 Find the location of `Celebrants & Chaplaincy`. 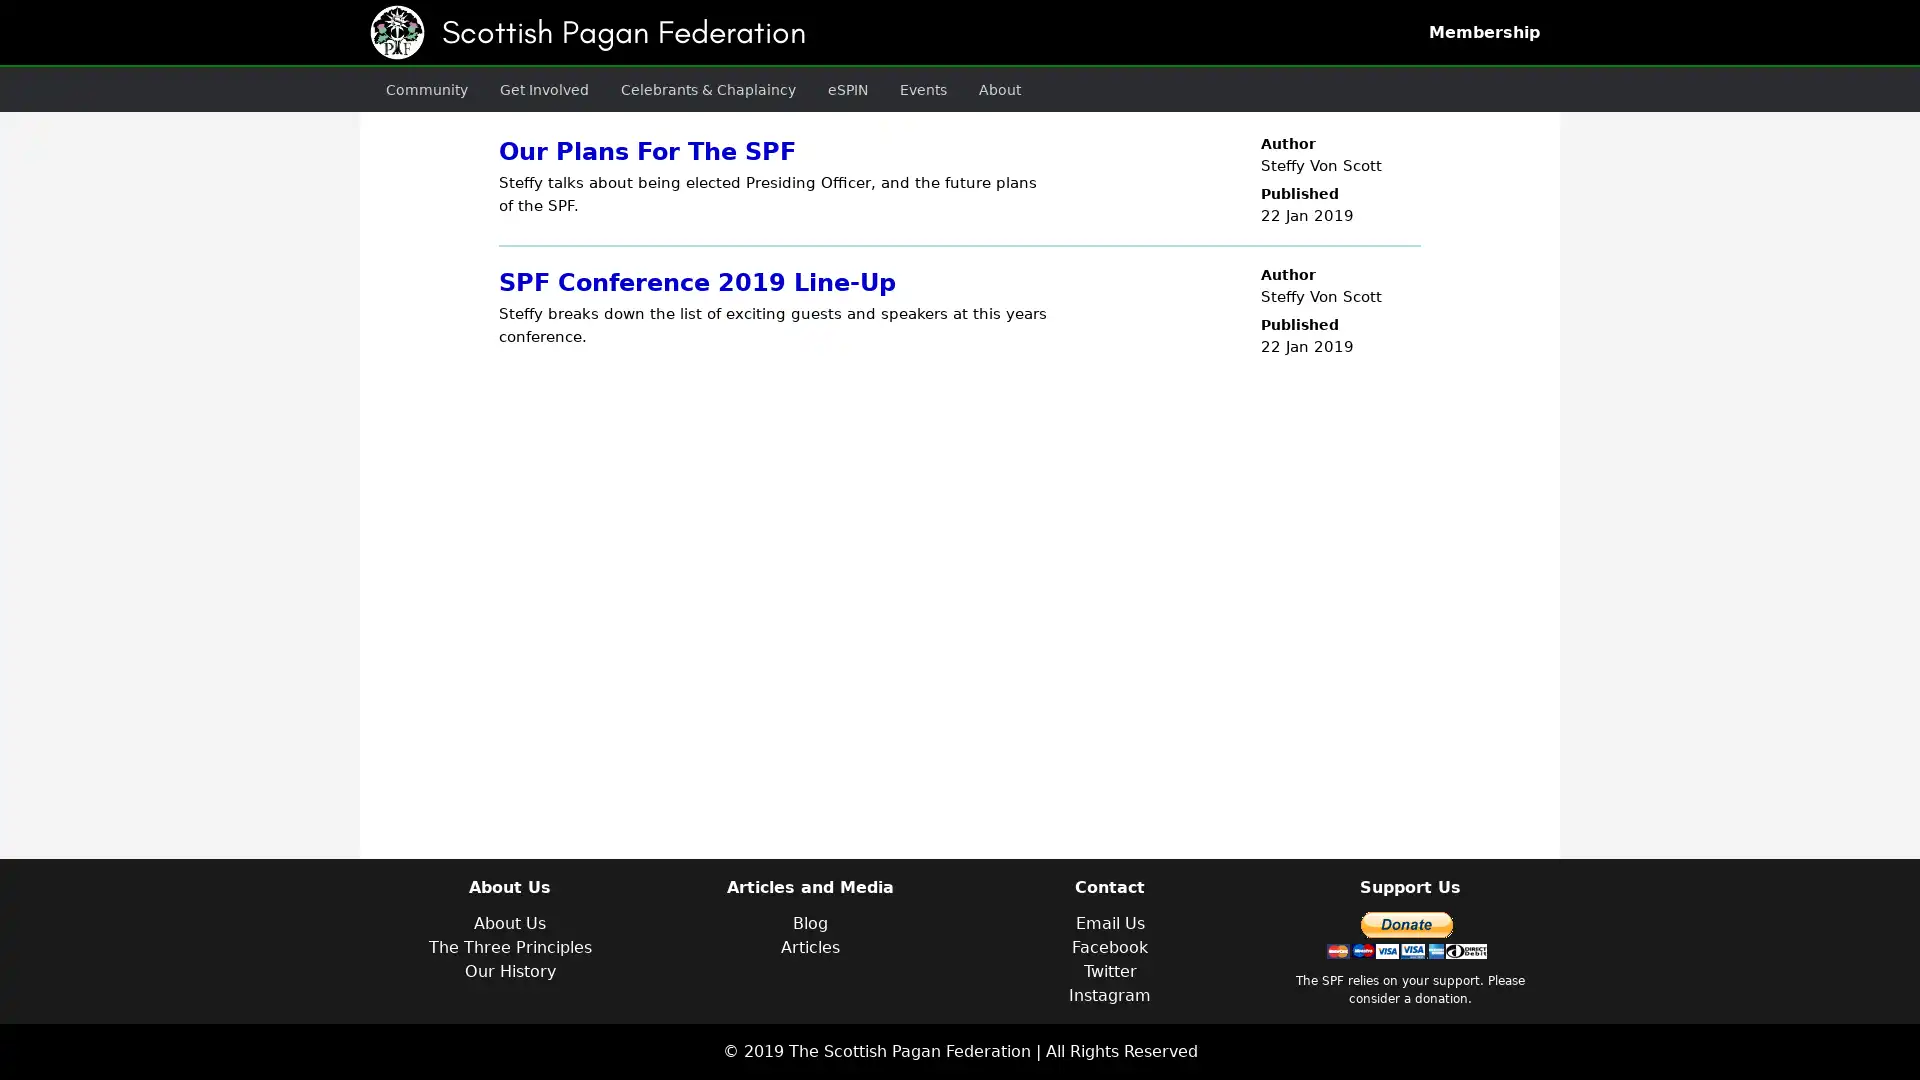

Celebrants & Chaplaincy is located at coordinates (680, 88).